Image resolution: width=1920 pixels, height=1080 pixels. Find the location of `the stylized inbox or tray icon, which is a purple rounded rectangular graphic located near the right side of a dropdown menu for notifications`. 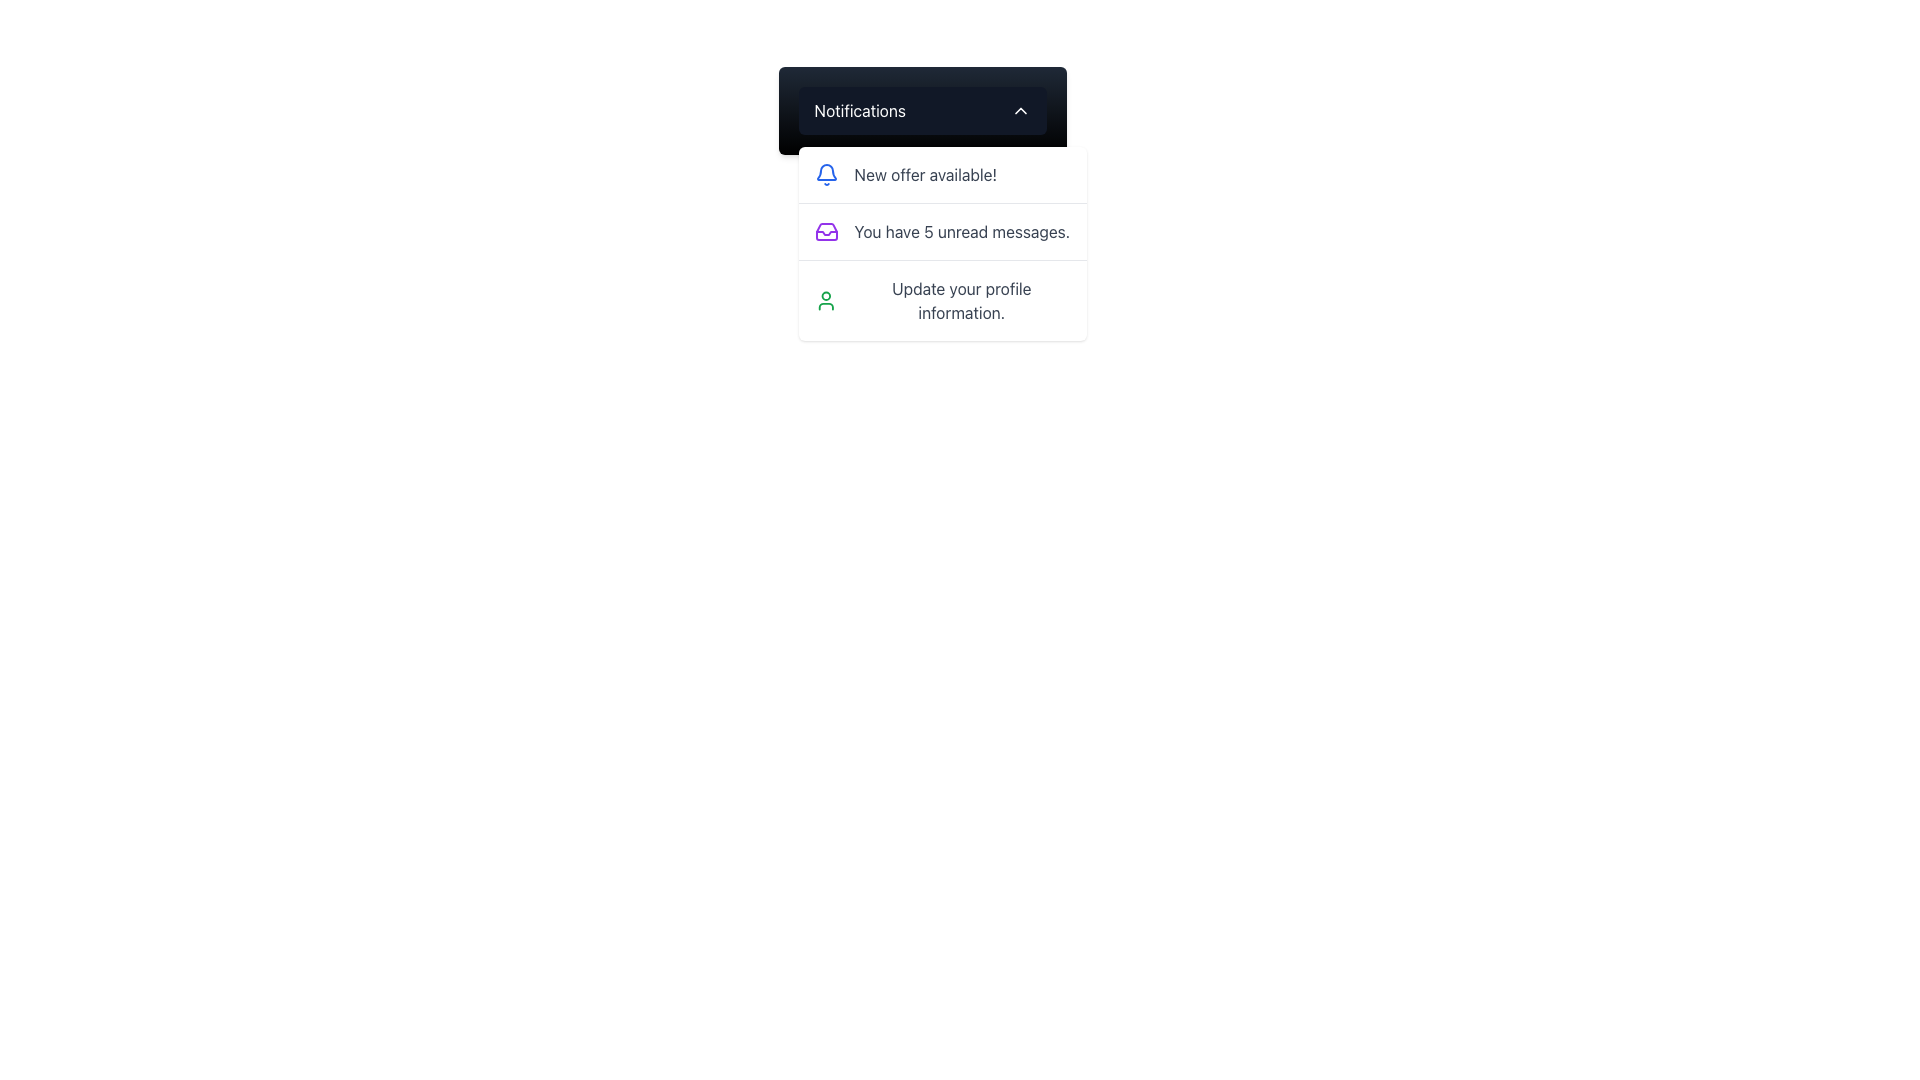

the stylized inbox or tray icon, which is a purple rounded rectangular graphic located near the right side of a dropdown menu for notifications is located at coordinates (826, 230).